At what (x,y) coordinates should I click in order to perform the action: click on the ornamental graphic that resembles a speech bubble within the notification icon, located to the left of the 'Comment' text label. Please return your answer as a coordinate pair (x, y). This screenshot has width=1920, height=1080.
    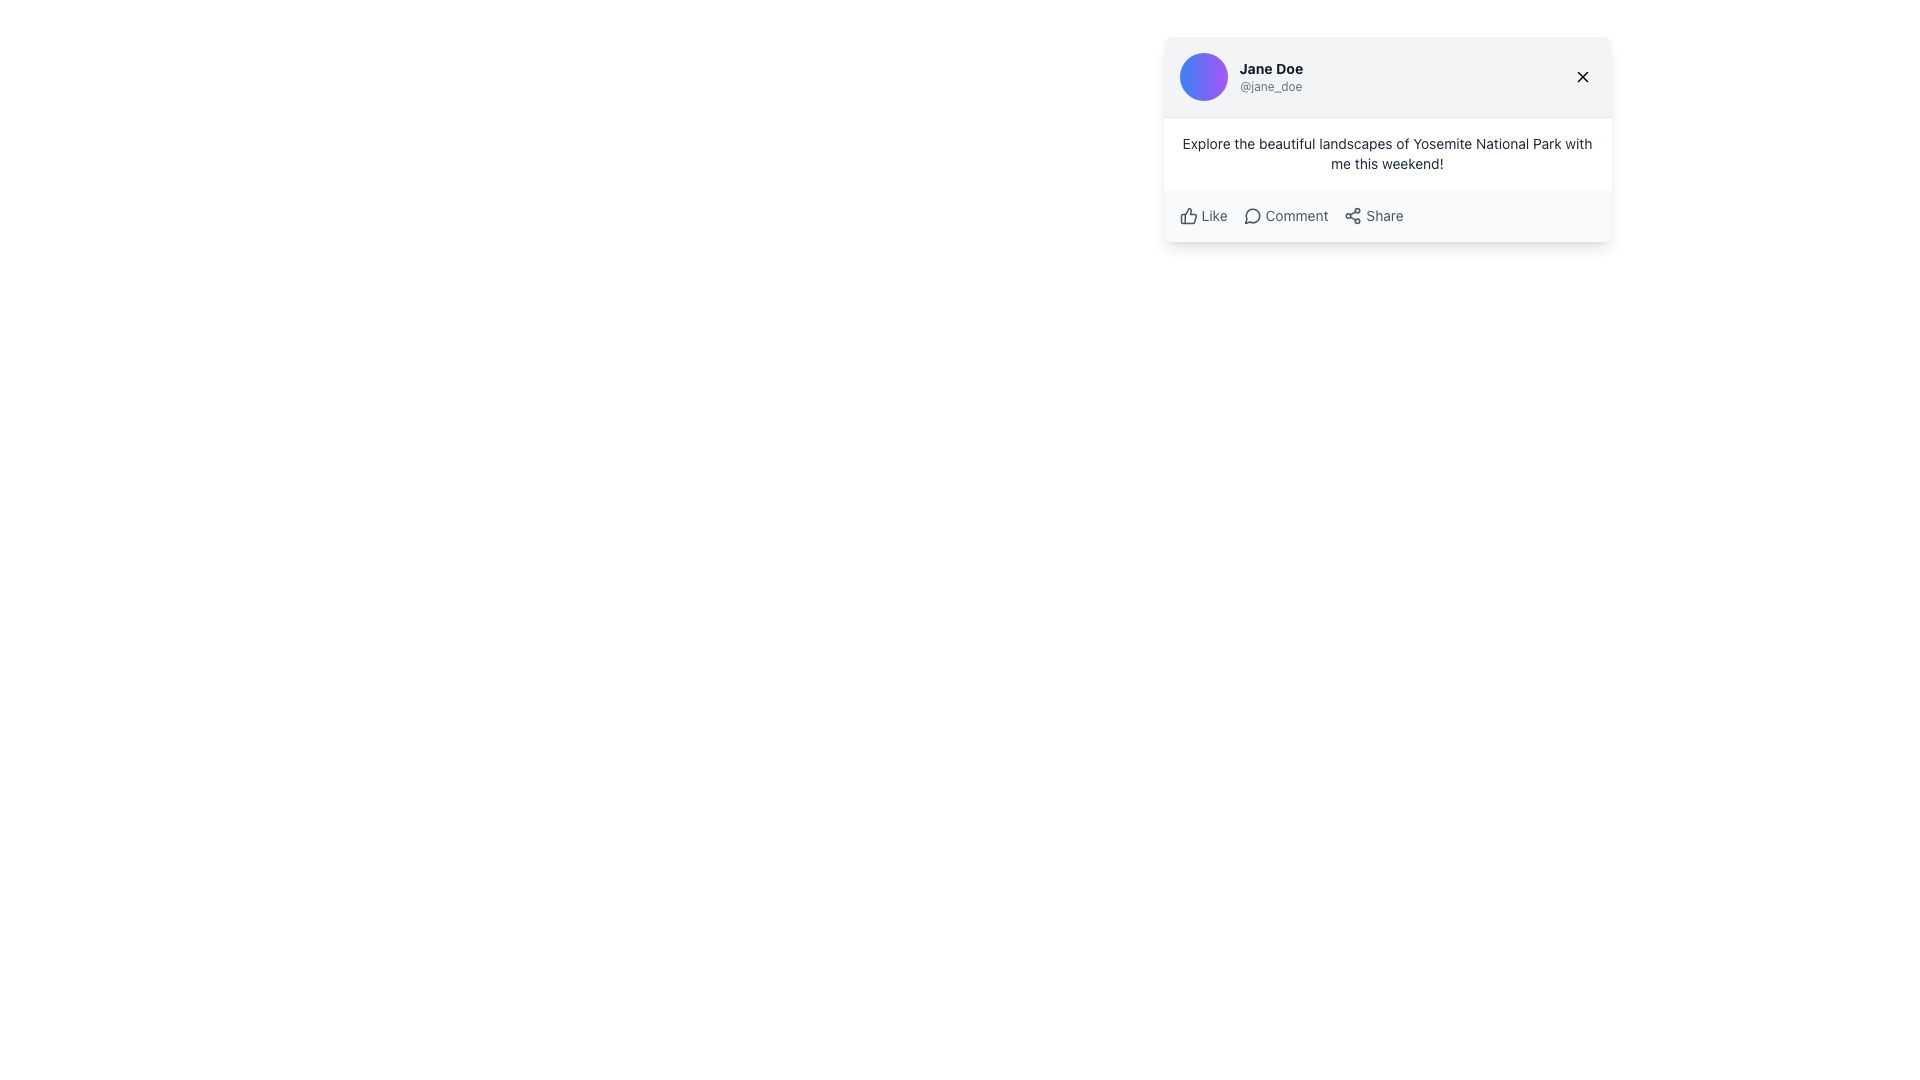
    Looking at the image, I should click on (1251, 216).